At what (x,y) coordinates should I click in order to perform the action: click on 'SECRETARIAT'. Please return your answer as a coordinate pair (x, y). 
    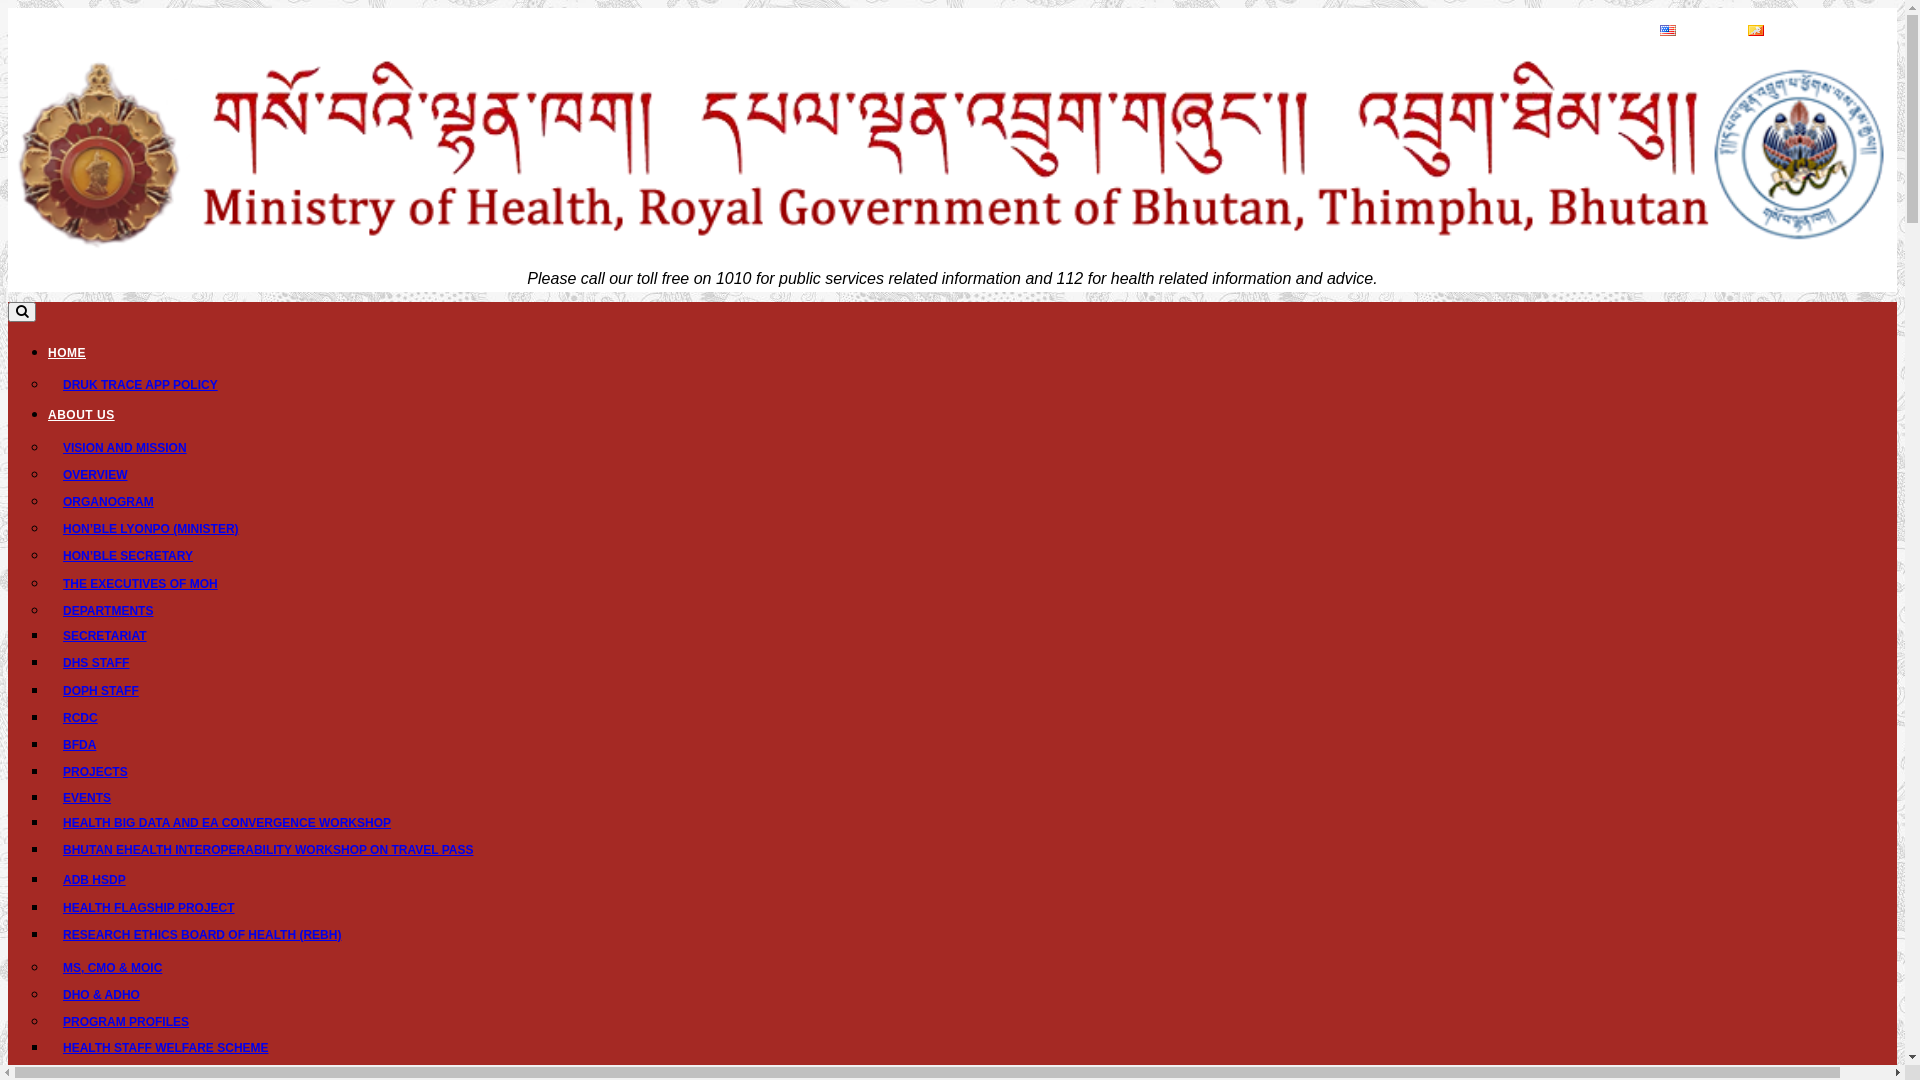
    Looking at the image, I should click on (114, 636).